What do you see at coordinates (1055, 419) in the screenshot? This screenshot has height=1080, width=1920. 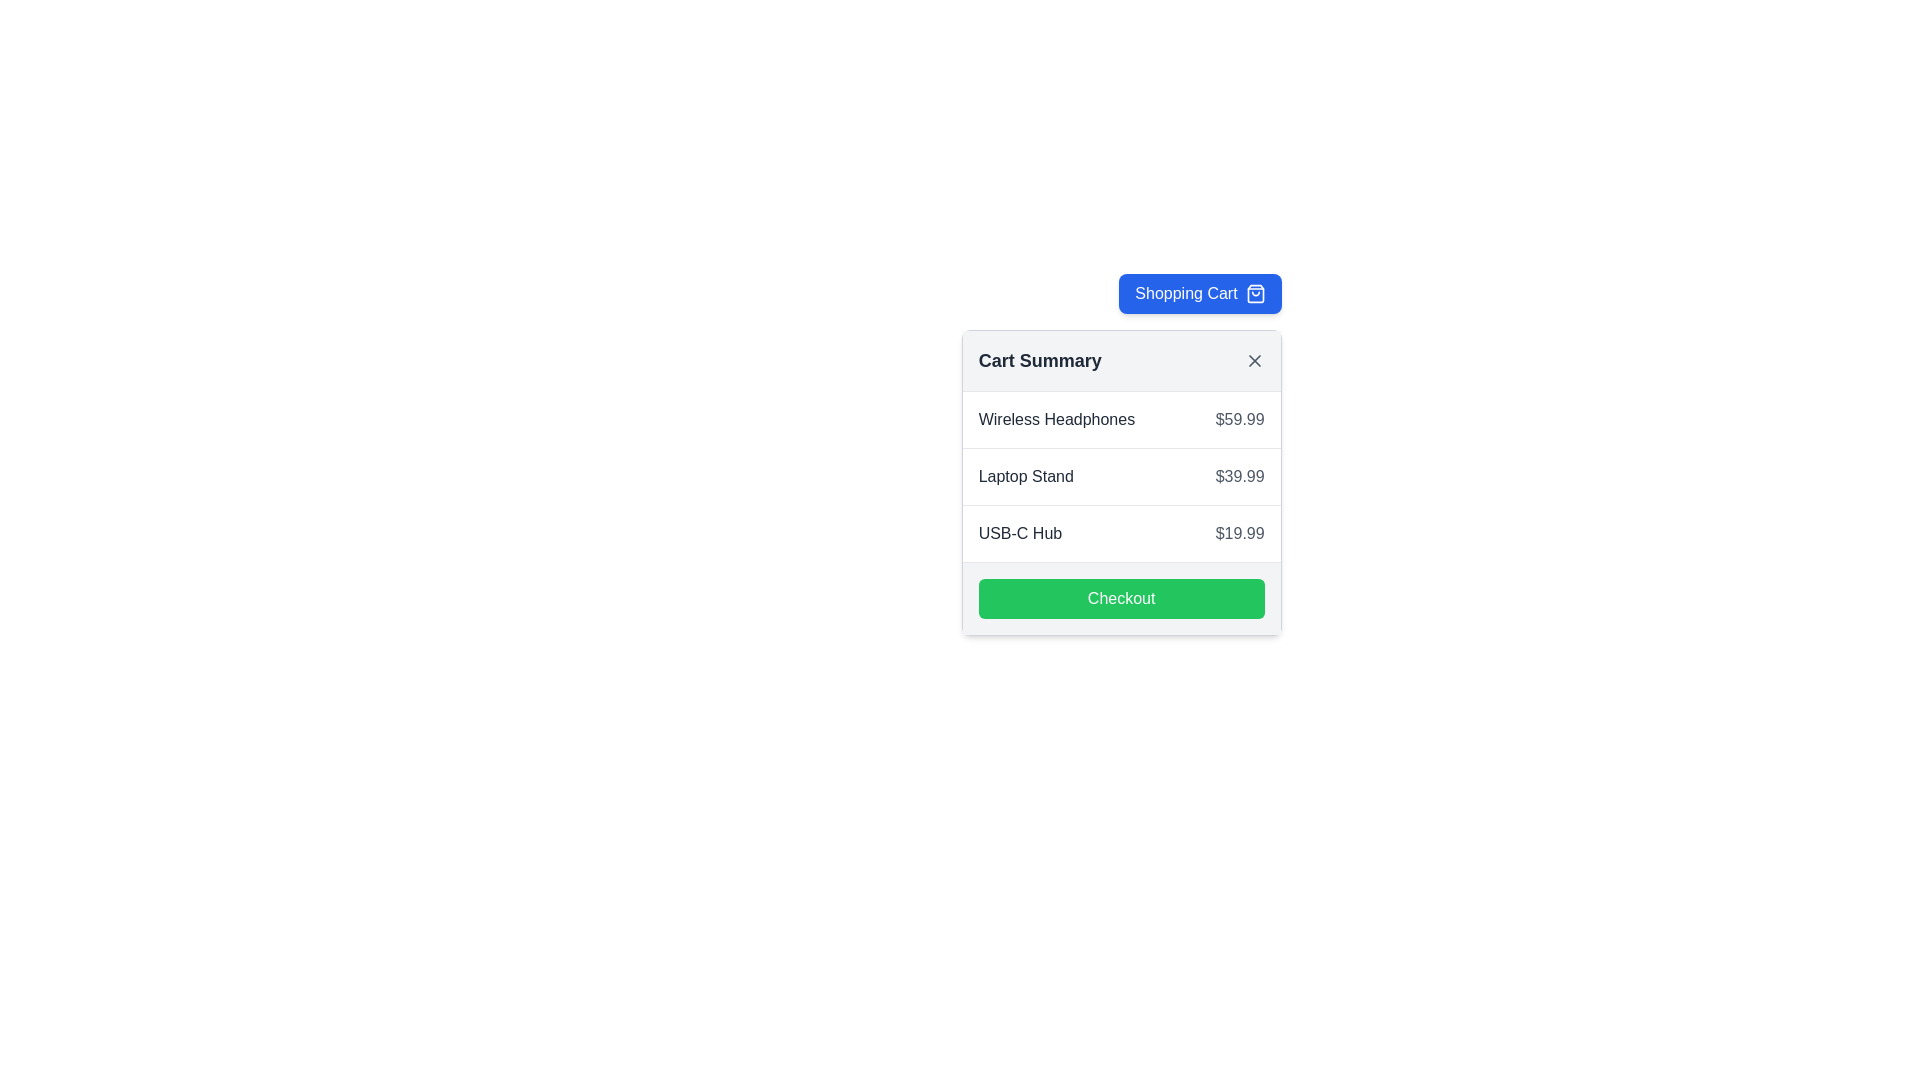 I see `the text label displaying 'Wireless Headphones' located in the 'Cart Summary' section, aligned to the left of the price label '$59.99'` at bounding box center [1055, 419].